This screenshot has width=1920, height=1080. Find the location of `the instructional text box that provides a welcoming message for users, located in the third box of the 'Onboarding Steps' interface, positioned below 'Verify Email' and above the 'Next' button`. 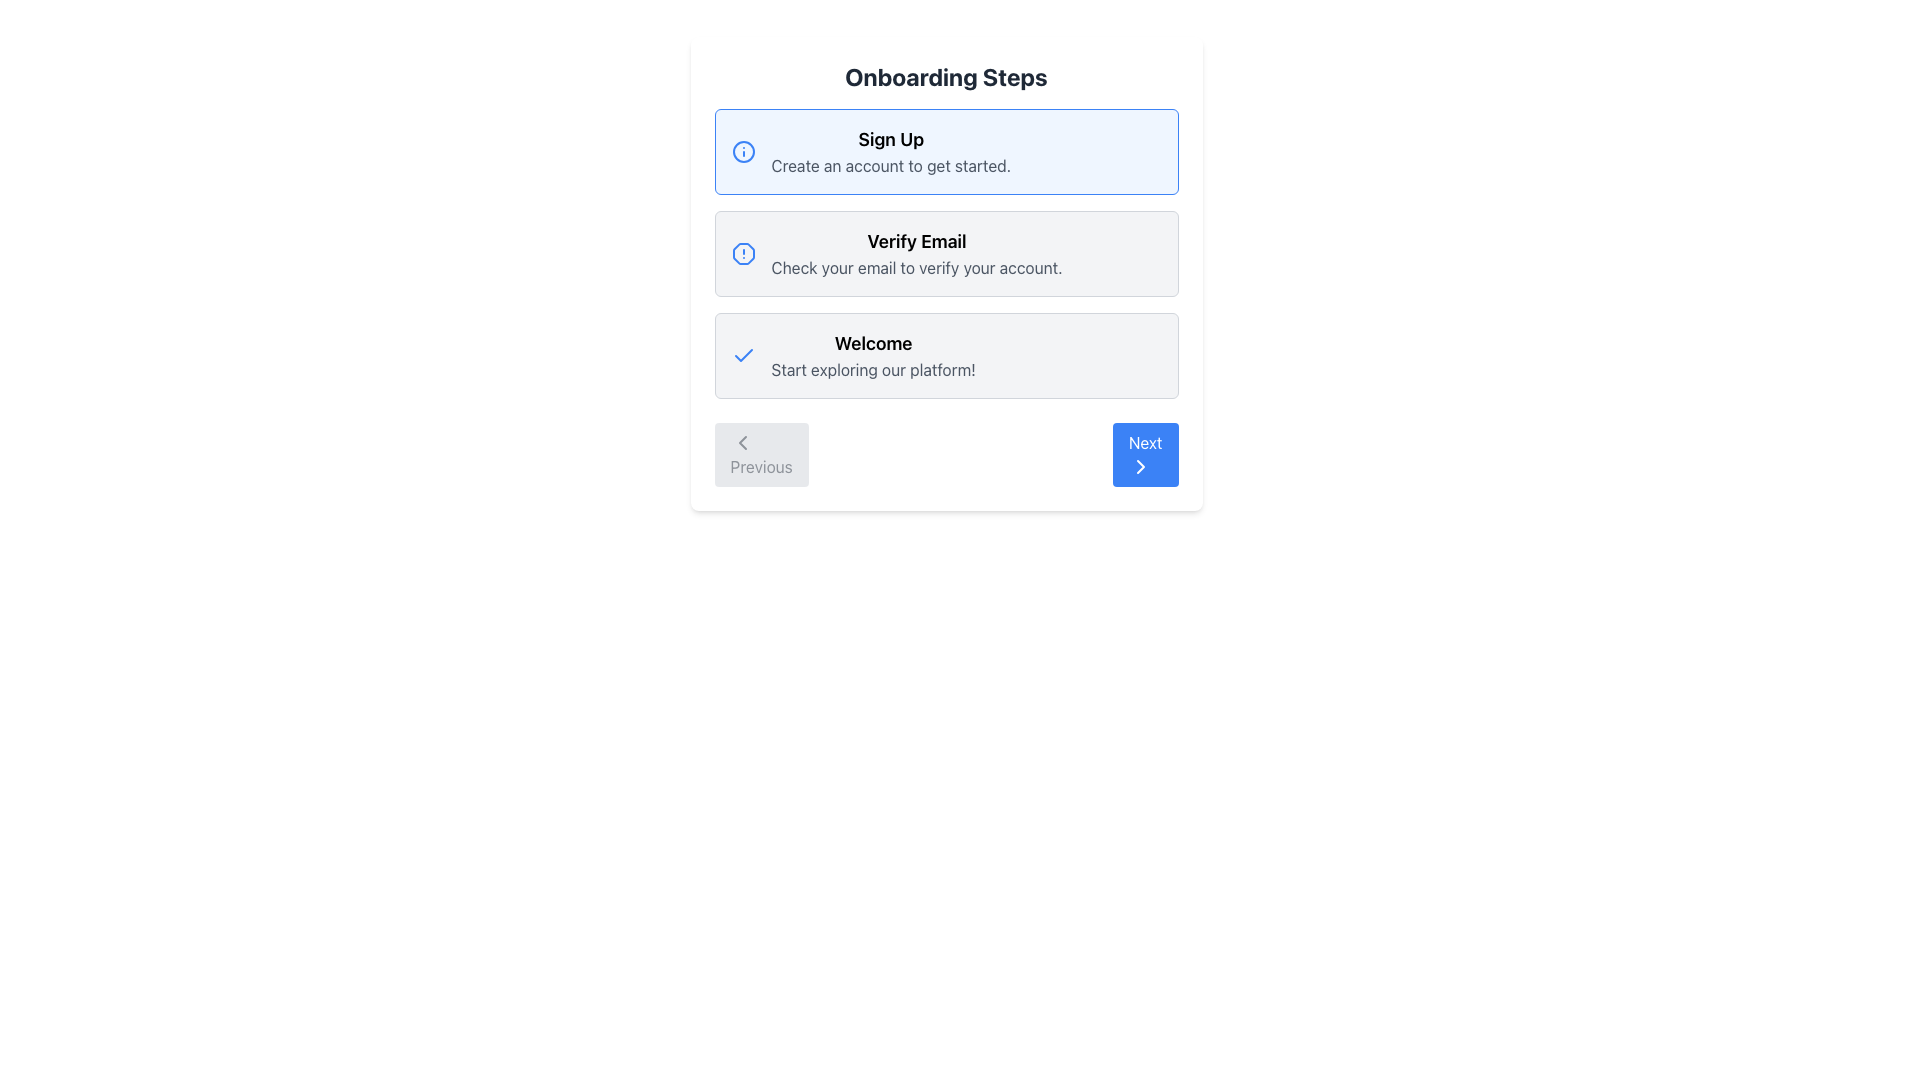

the instructional text box that provides a welcoming message for users, located in the third box of the 'Onboarding Steps' interface, positioned below 'Verify Email' and above the 'Next' button is located at coordinates (873, 354).